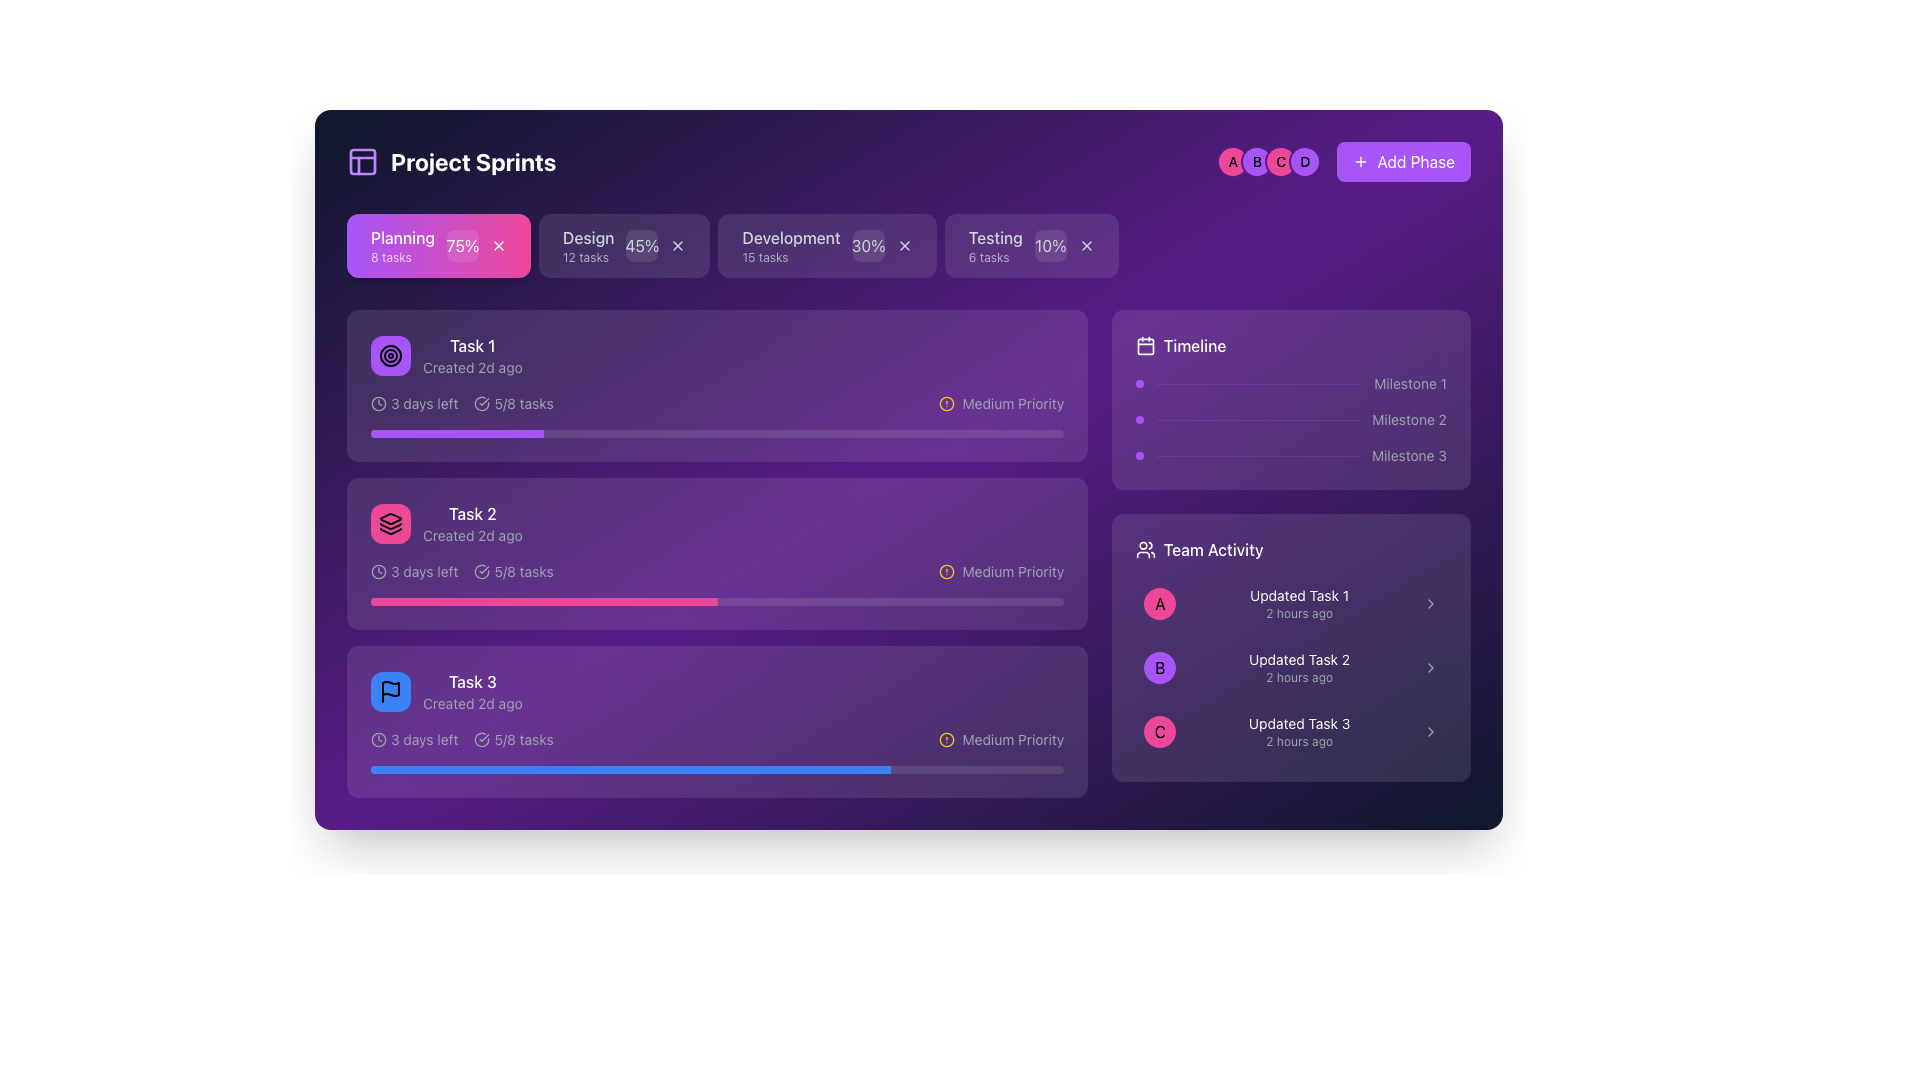 The image size is (1920, 1080). I want to click on the text label that reads '3 days left' with a clock icon to its left, located in the top left area of the task card, directly below the task title, so click(413, 404).